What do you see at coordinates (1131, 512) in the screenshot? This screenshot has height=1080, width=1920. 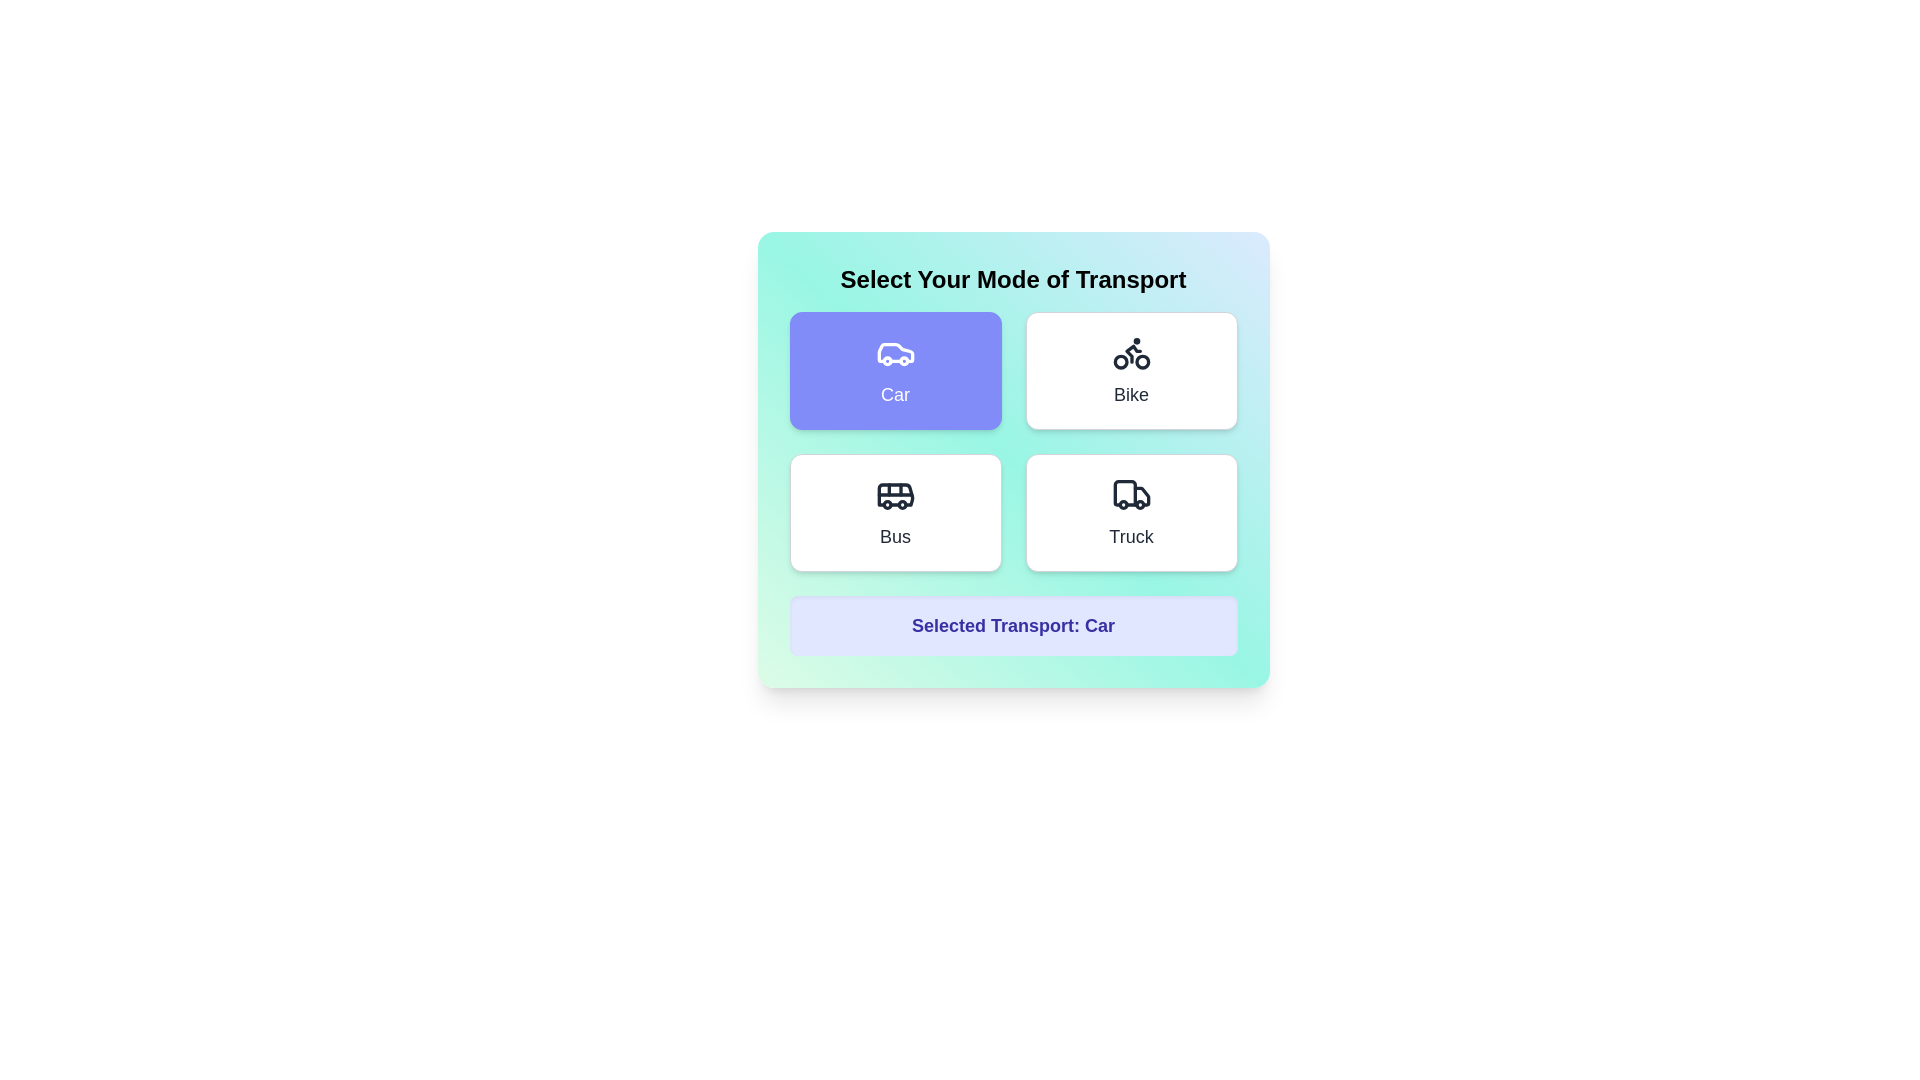 I see `the transport mode Truck` at bounding box center [1131, 512].